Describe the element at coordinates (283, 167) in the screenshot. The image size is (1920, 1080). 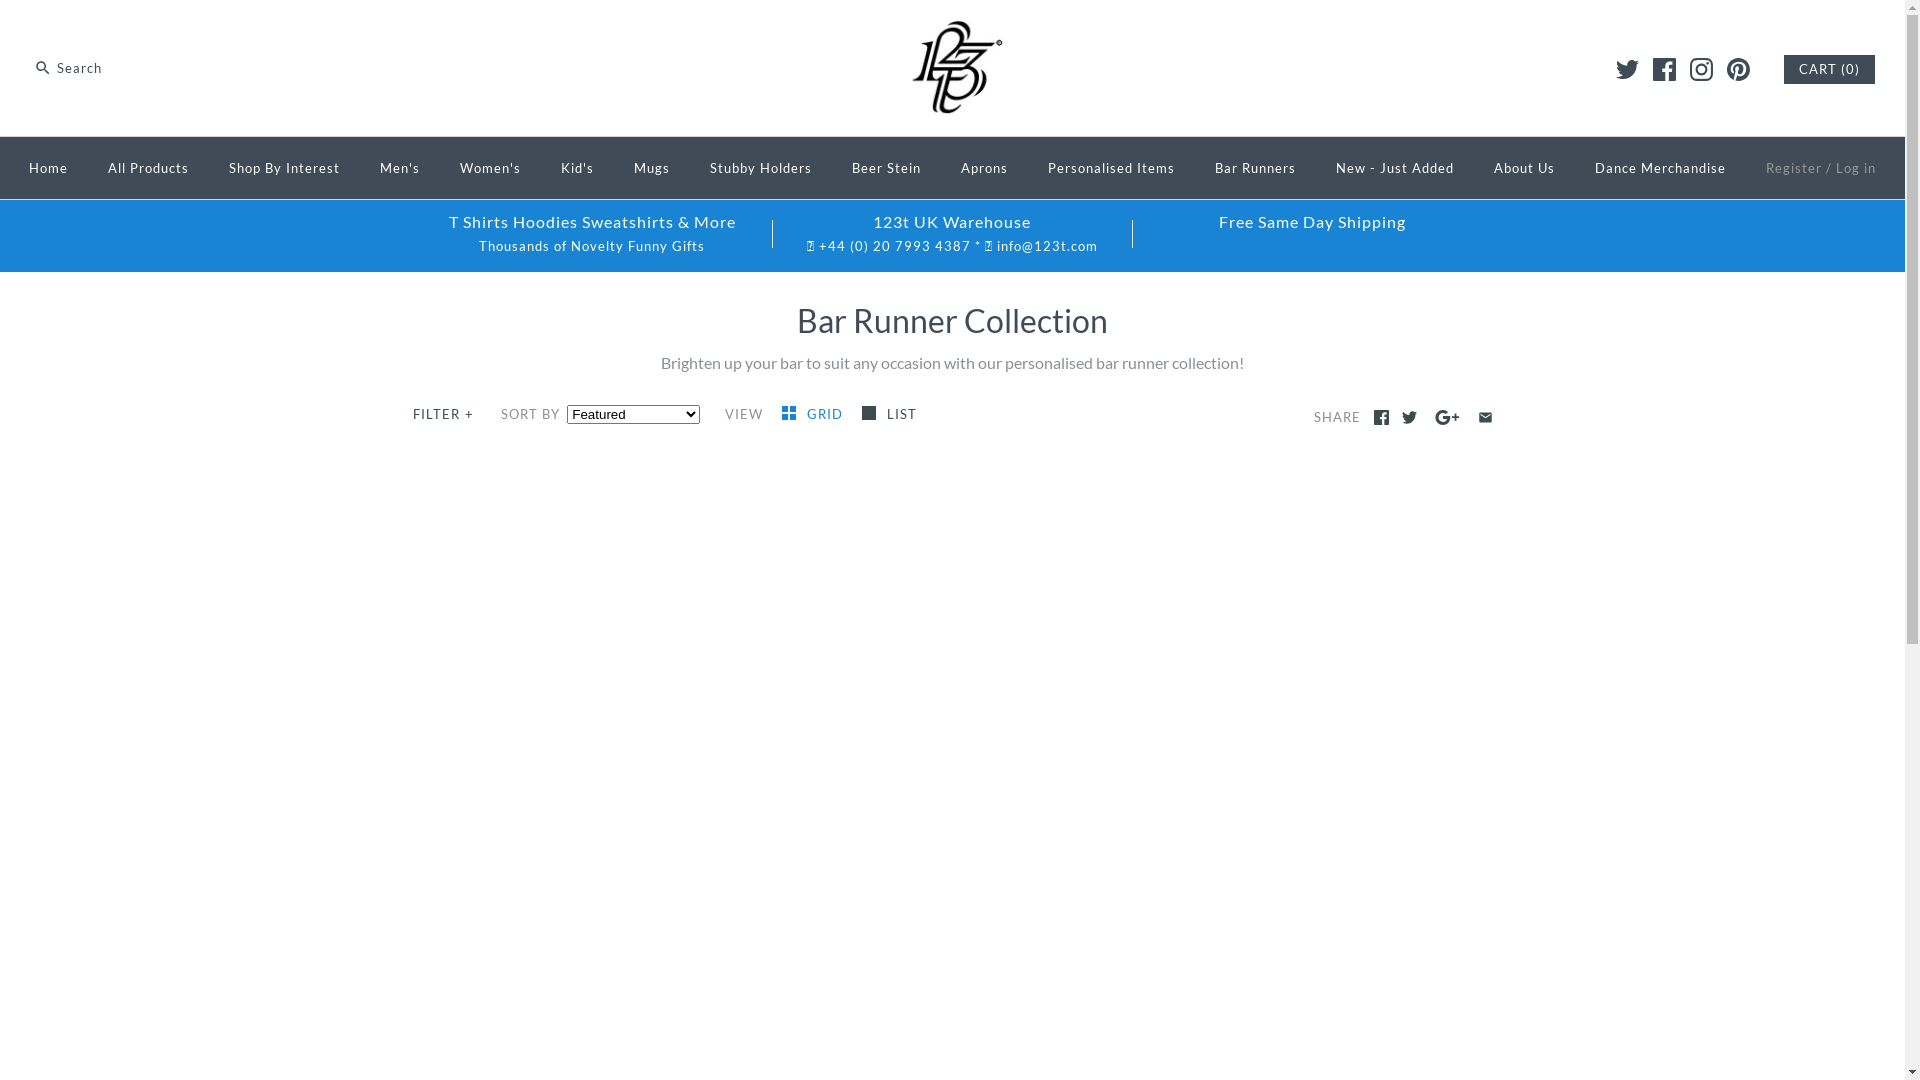
I see `'Shop By Interest'` at that location.